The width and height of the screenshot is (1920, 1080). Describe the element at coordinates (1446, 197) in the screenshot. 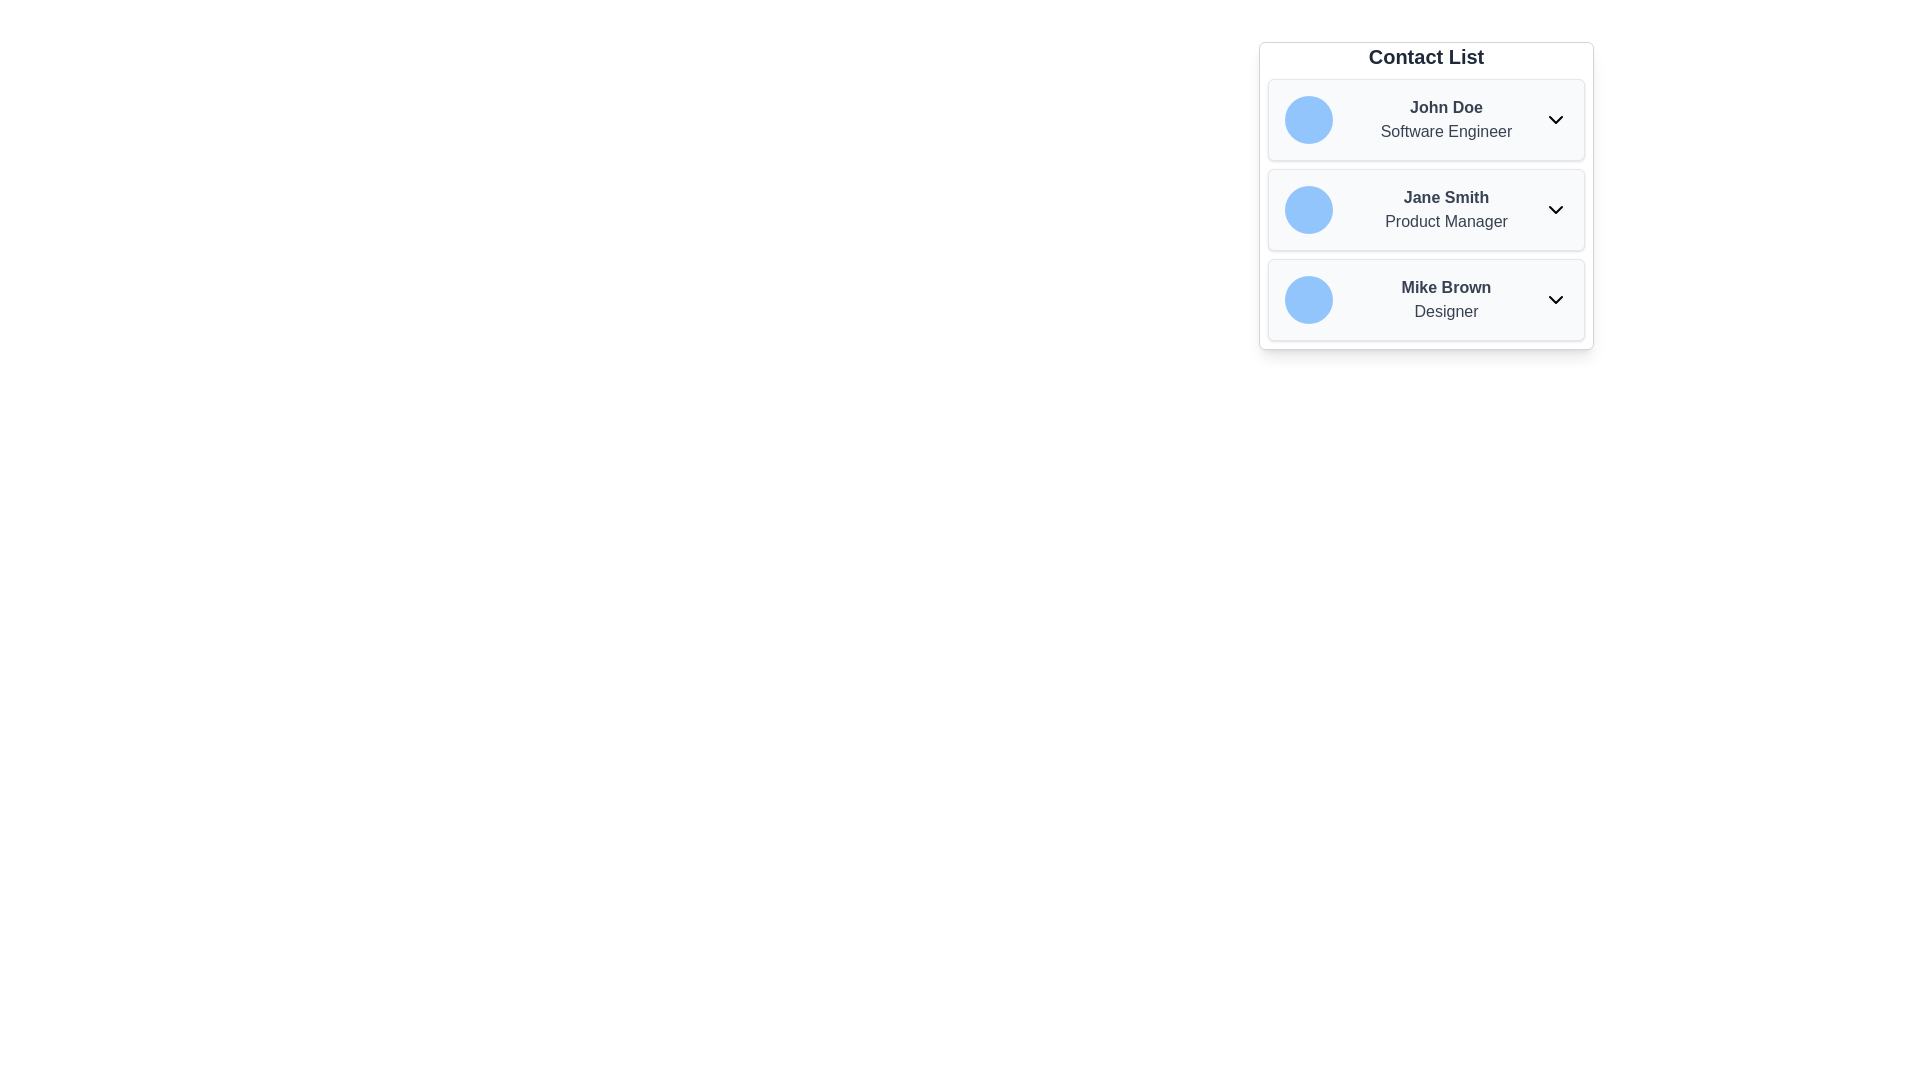

I see `the text 'Jane Smith' which is displayed in bold font and is part of a contact information card, positioned above the designation 'Product Manager'` at that location.